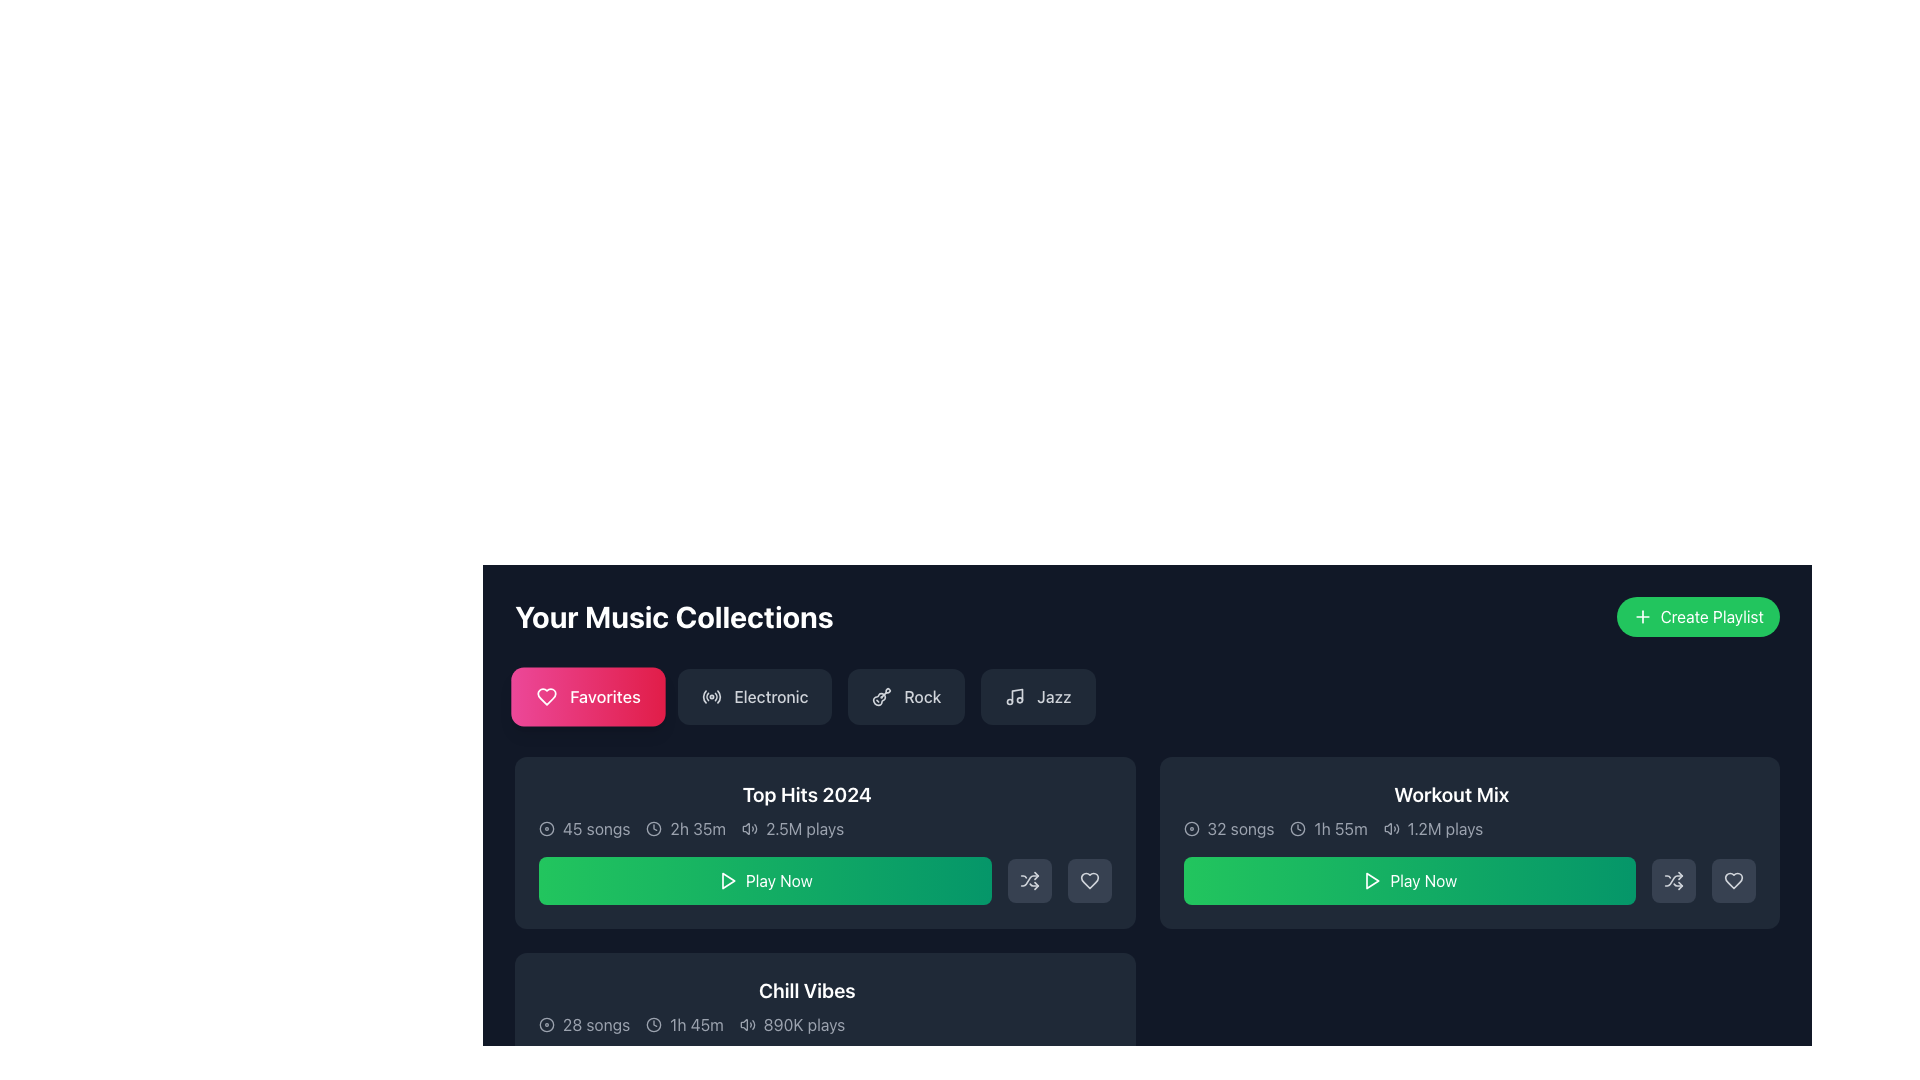 The height and width of the screenshot is (1080, 1920). Describe the element at coordinates (1029, 879) in the screenshot. I see `the shuffle icon button in the 'Workout Mix' card located in the 'Your Music Collections' section` at that location.